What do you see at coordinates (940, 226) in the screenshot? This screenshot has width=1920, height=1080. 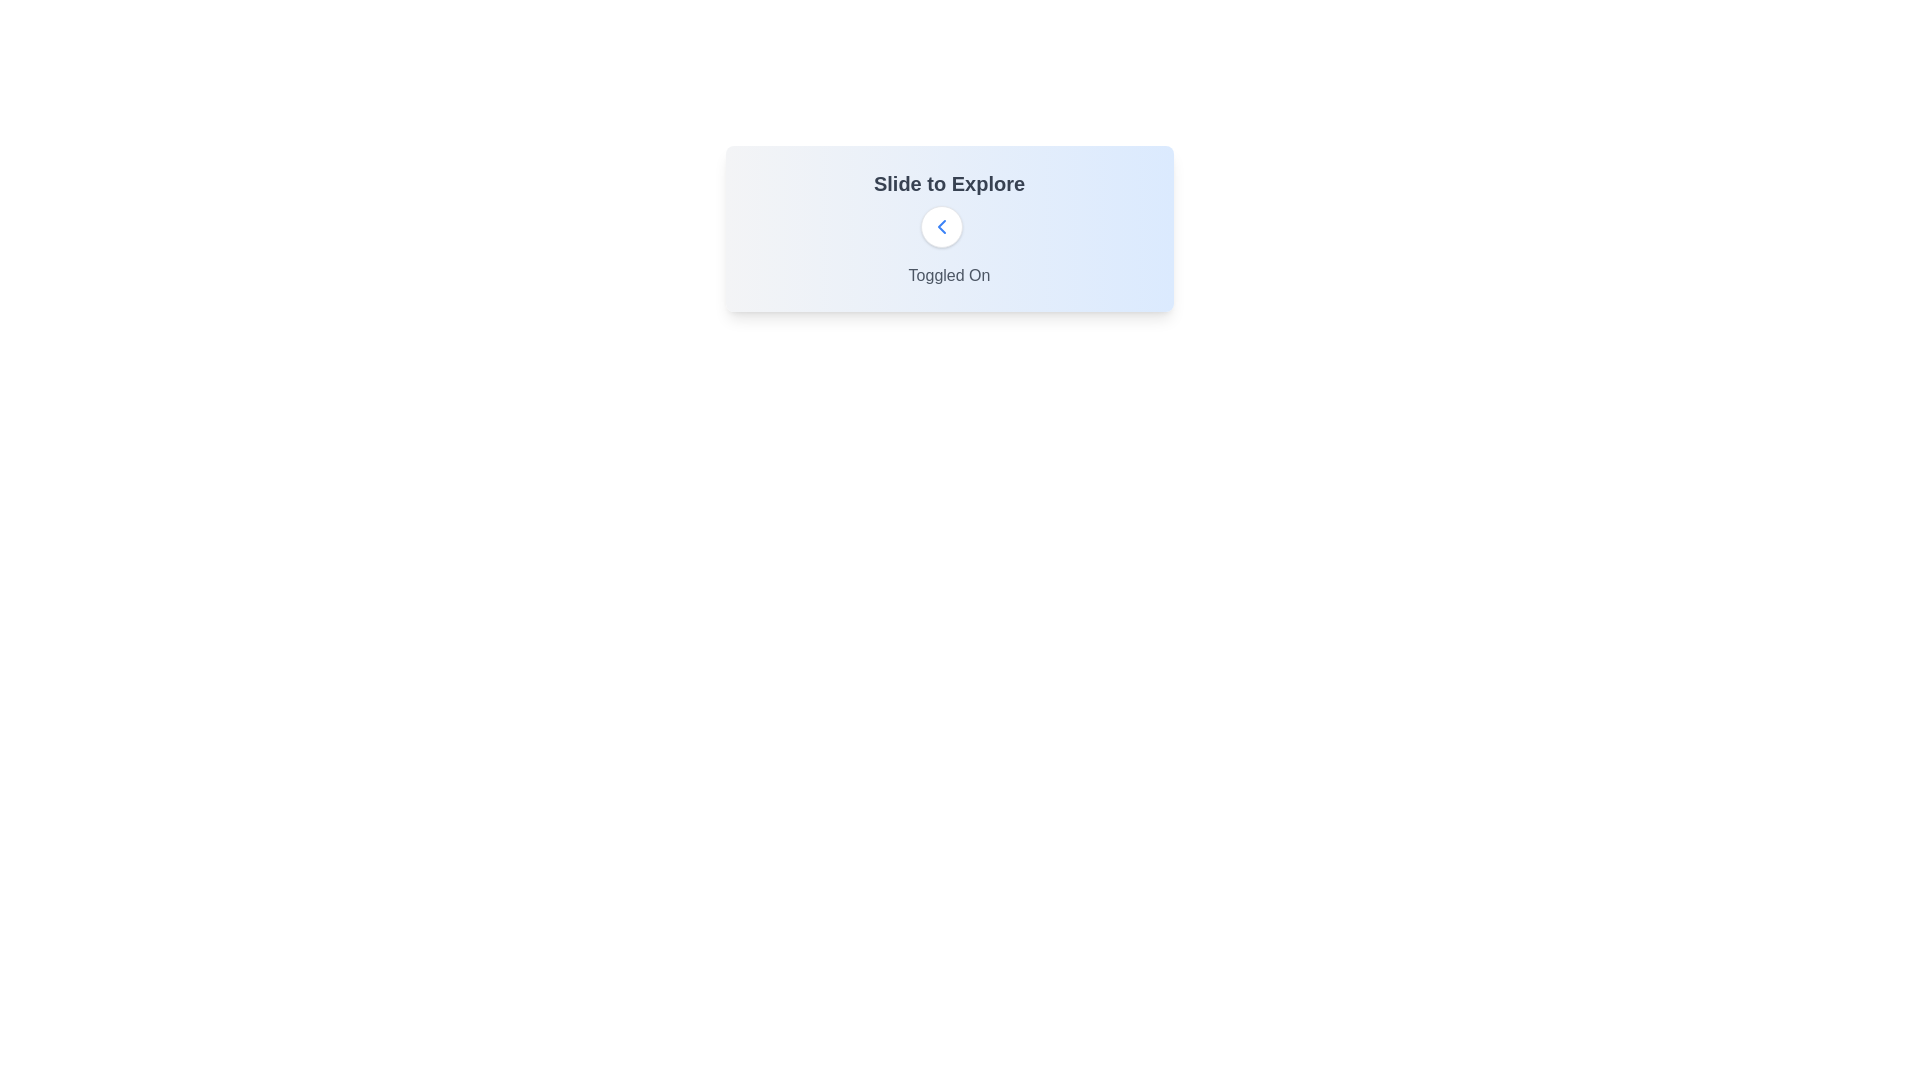 I see `the blue left-pointing chevron icon, which is enclosed in a circular button with a white background, located between the 'Slide` at bounding box center [940, 226].